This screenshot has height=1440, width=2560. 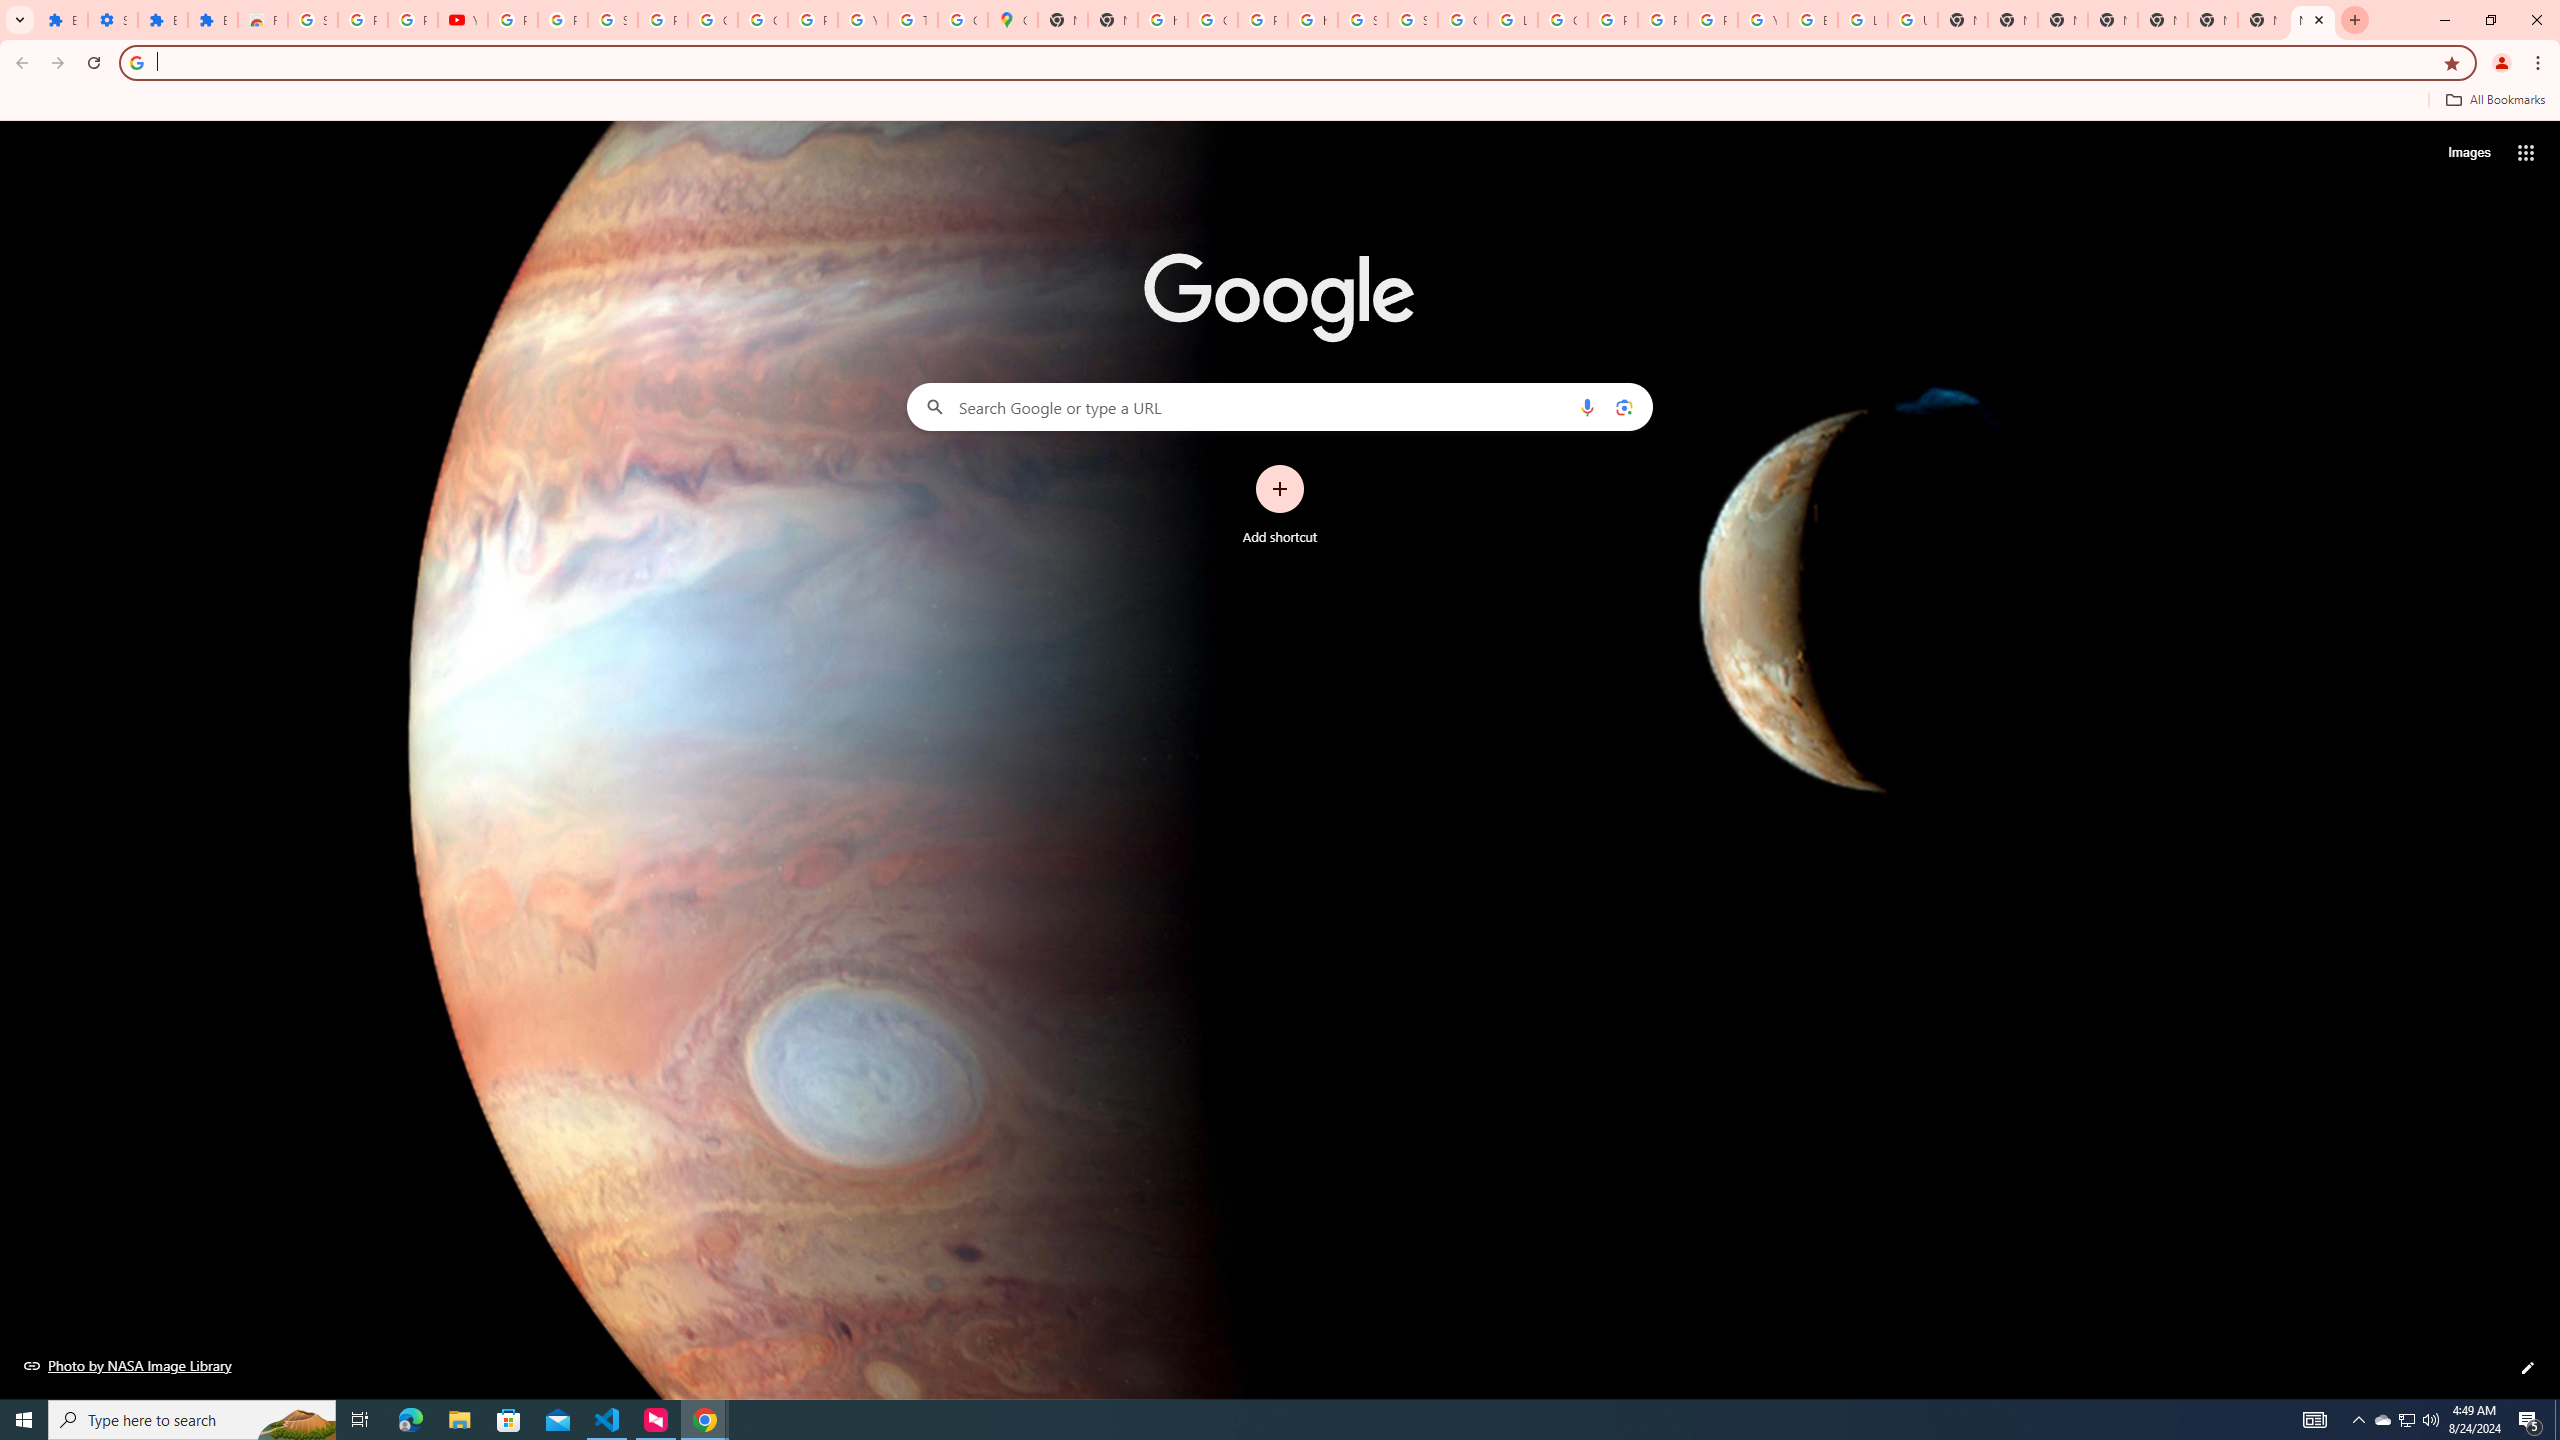 What do you see at coordinates (2527, 1367) in the screenshot?
I see `'Customize this page'` at bounding box center [2527, 1367].